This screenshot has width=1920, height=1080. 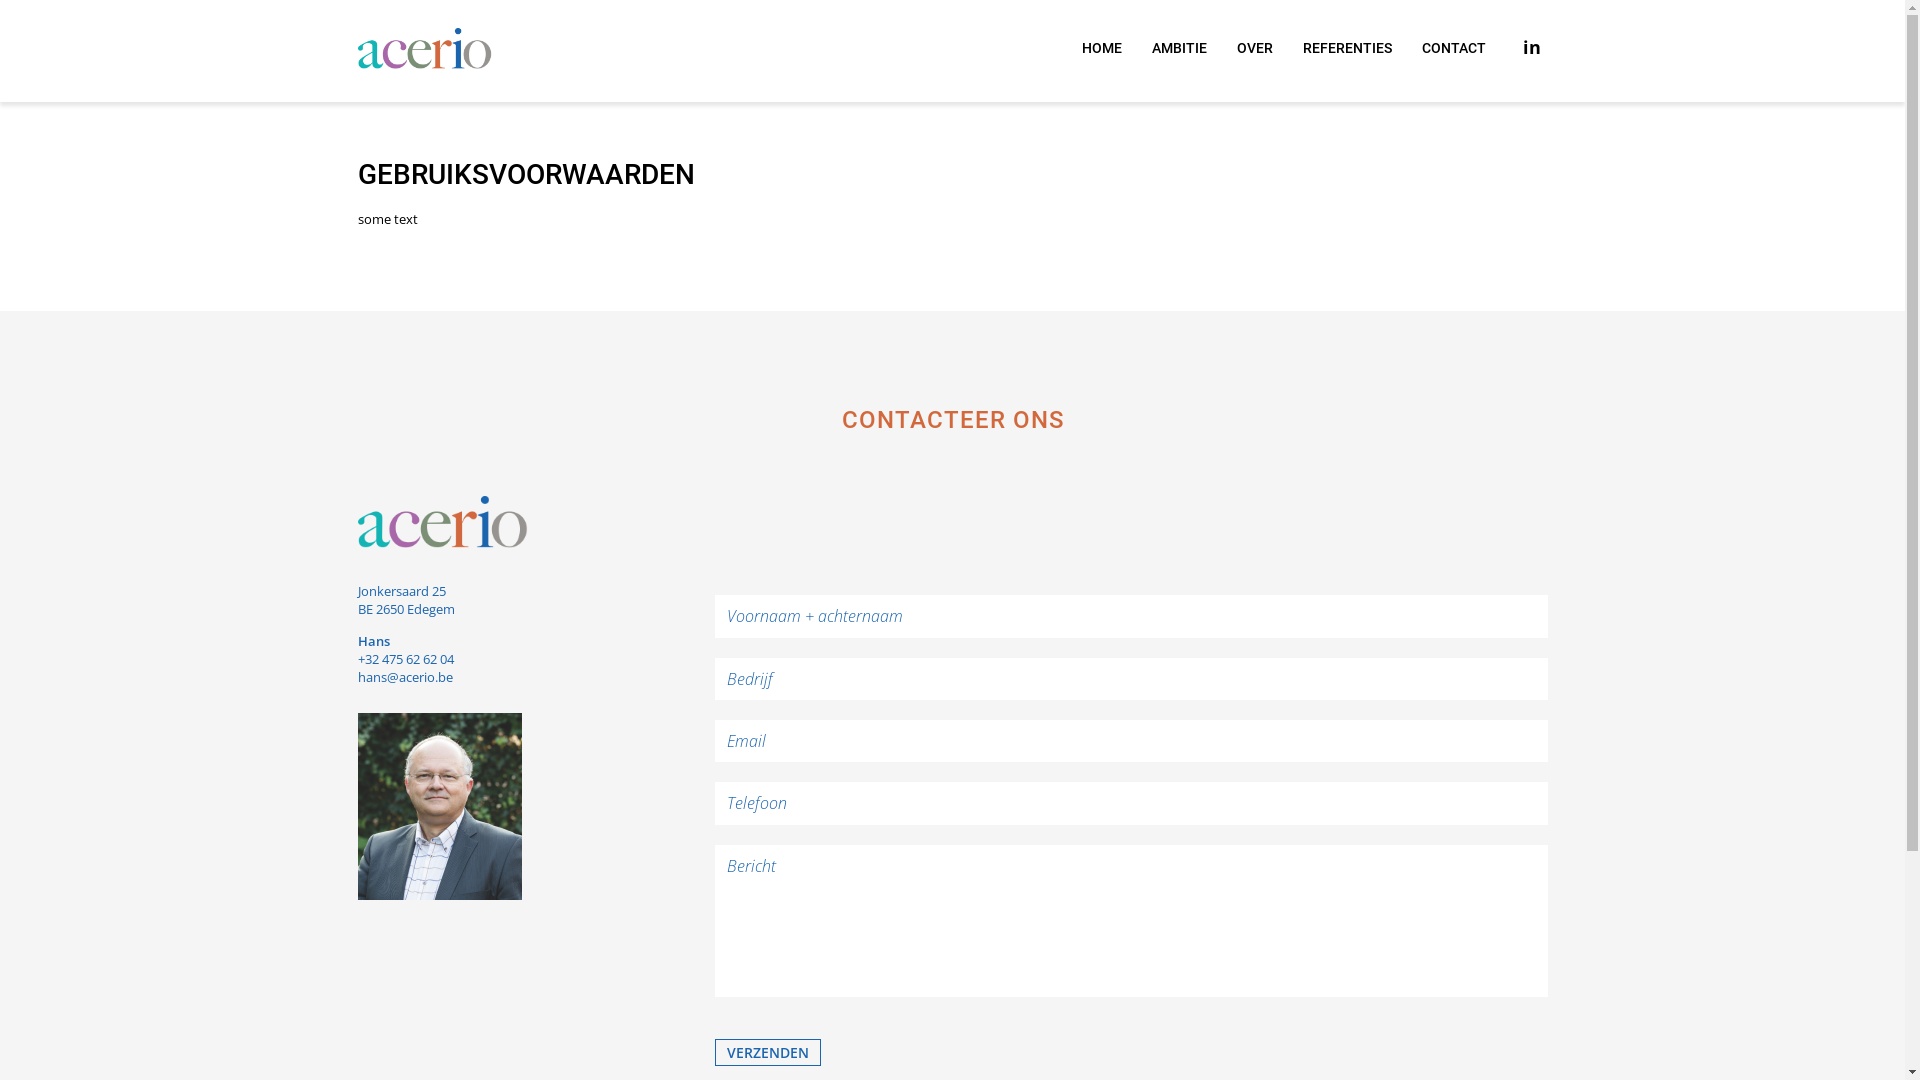 I want to click on 'CONTACT', so click(x=1454, y=48).